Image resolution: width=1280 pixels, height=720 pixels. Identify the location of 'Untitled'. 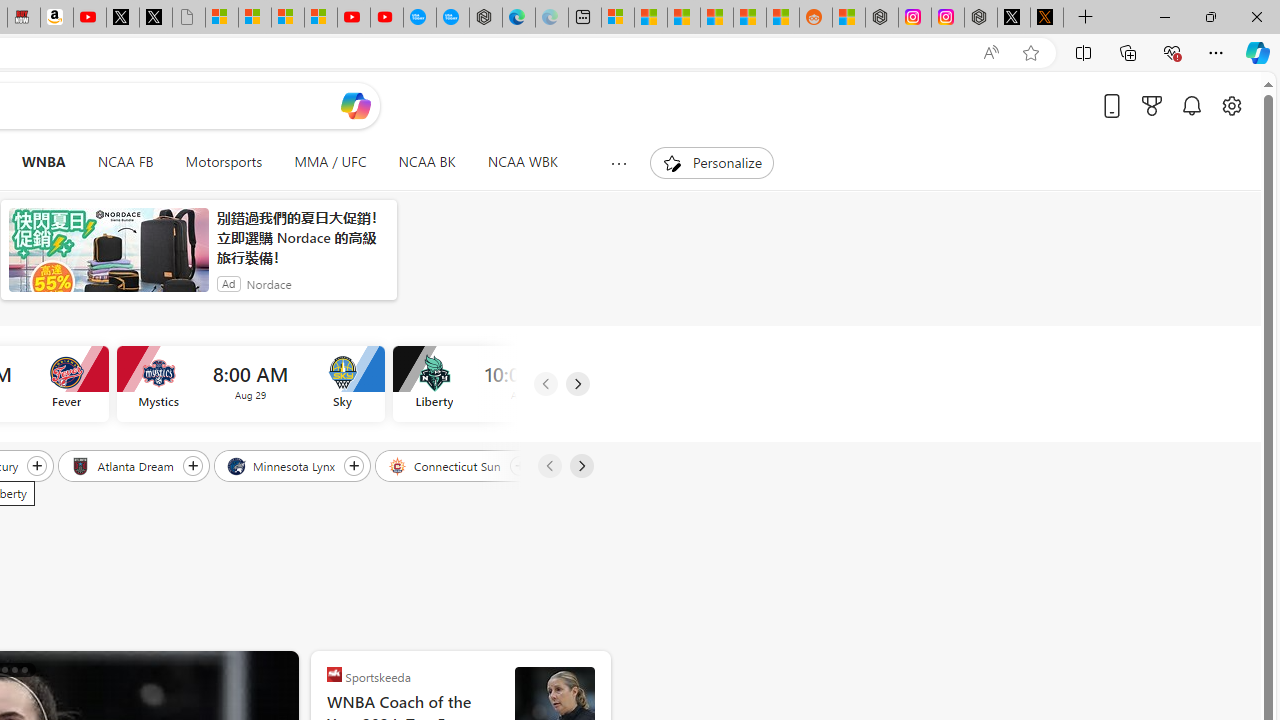
(188, 17).